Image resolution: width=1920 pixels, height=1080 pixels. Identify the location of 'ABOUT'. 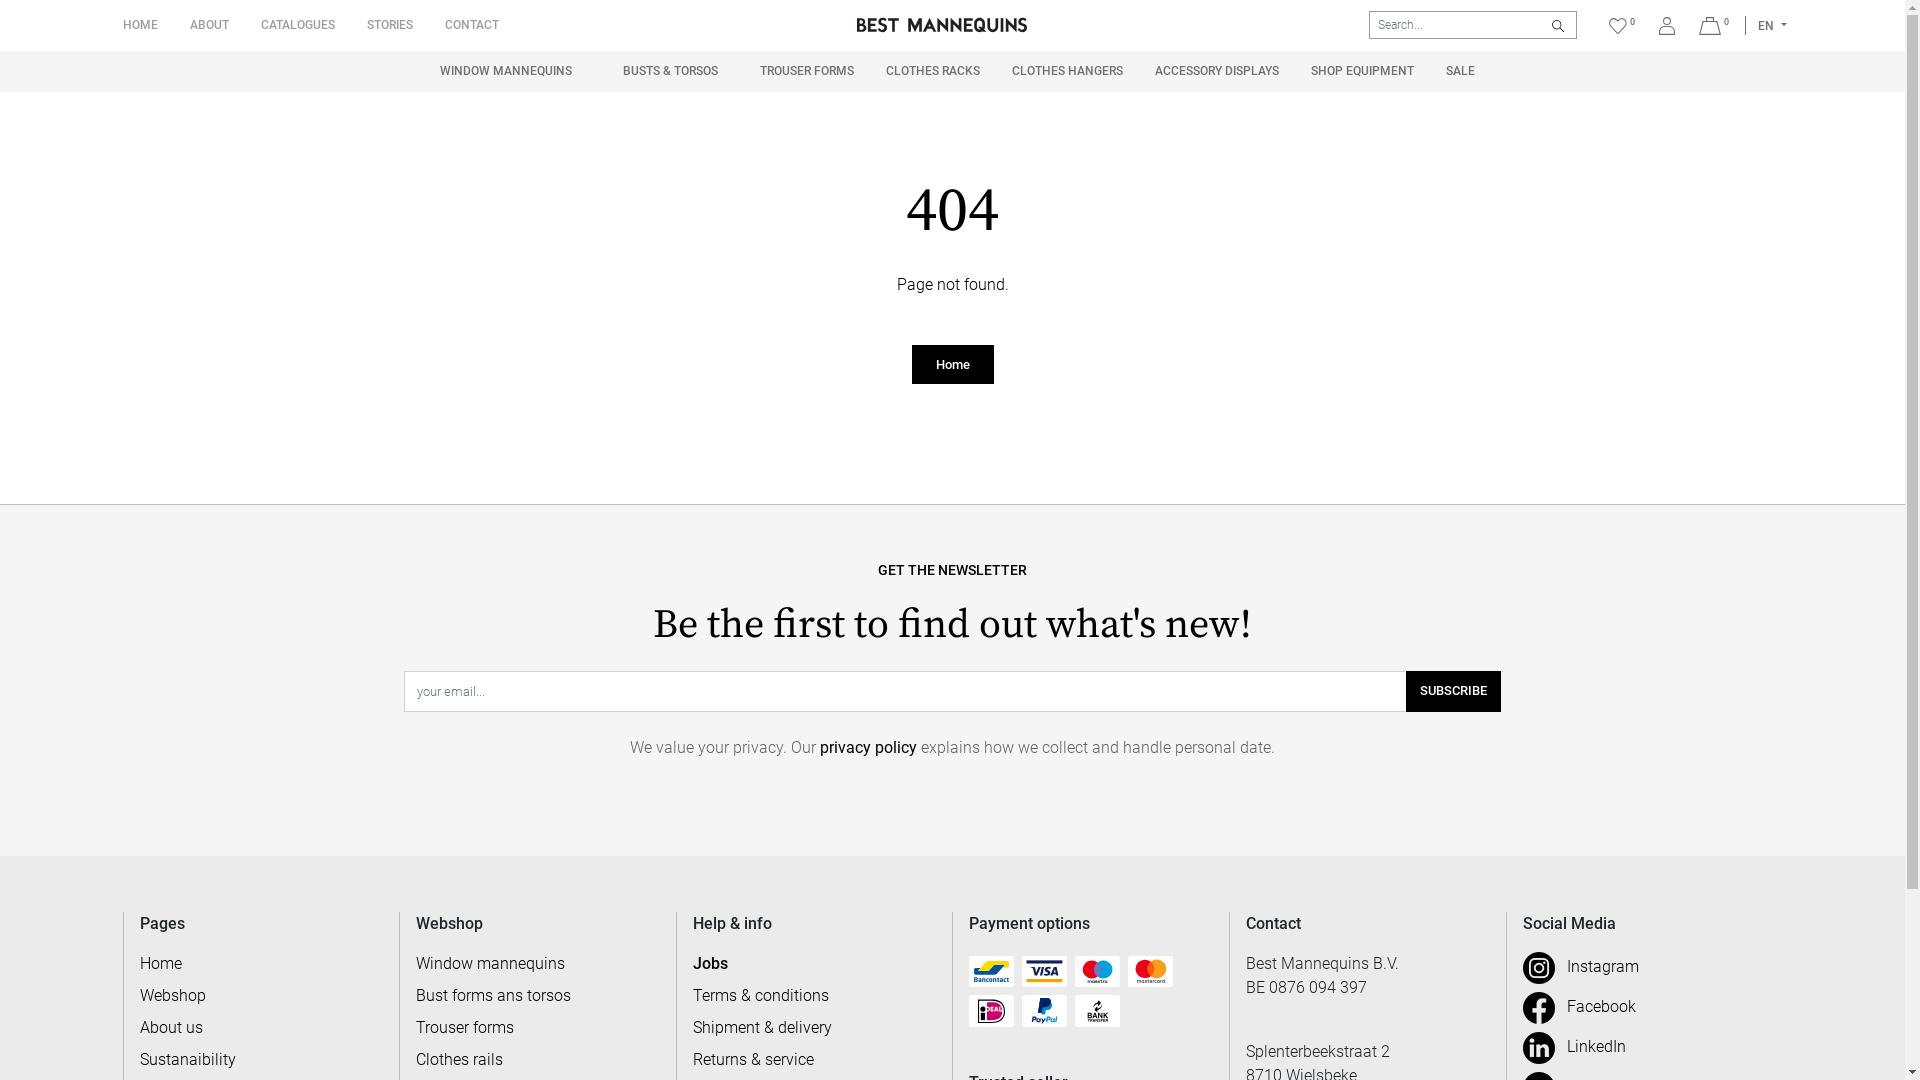
(209, 24).